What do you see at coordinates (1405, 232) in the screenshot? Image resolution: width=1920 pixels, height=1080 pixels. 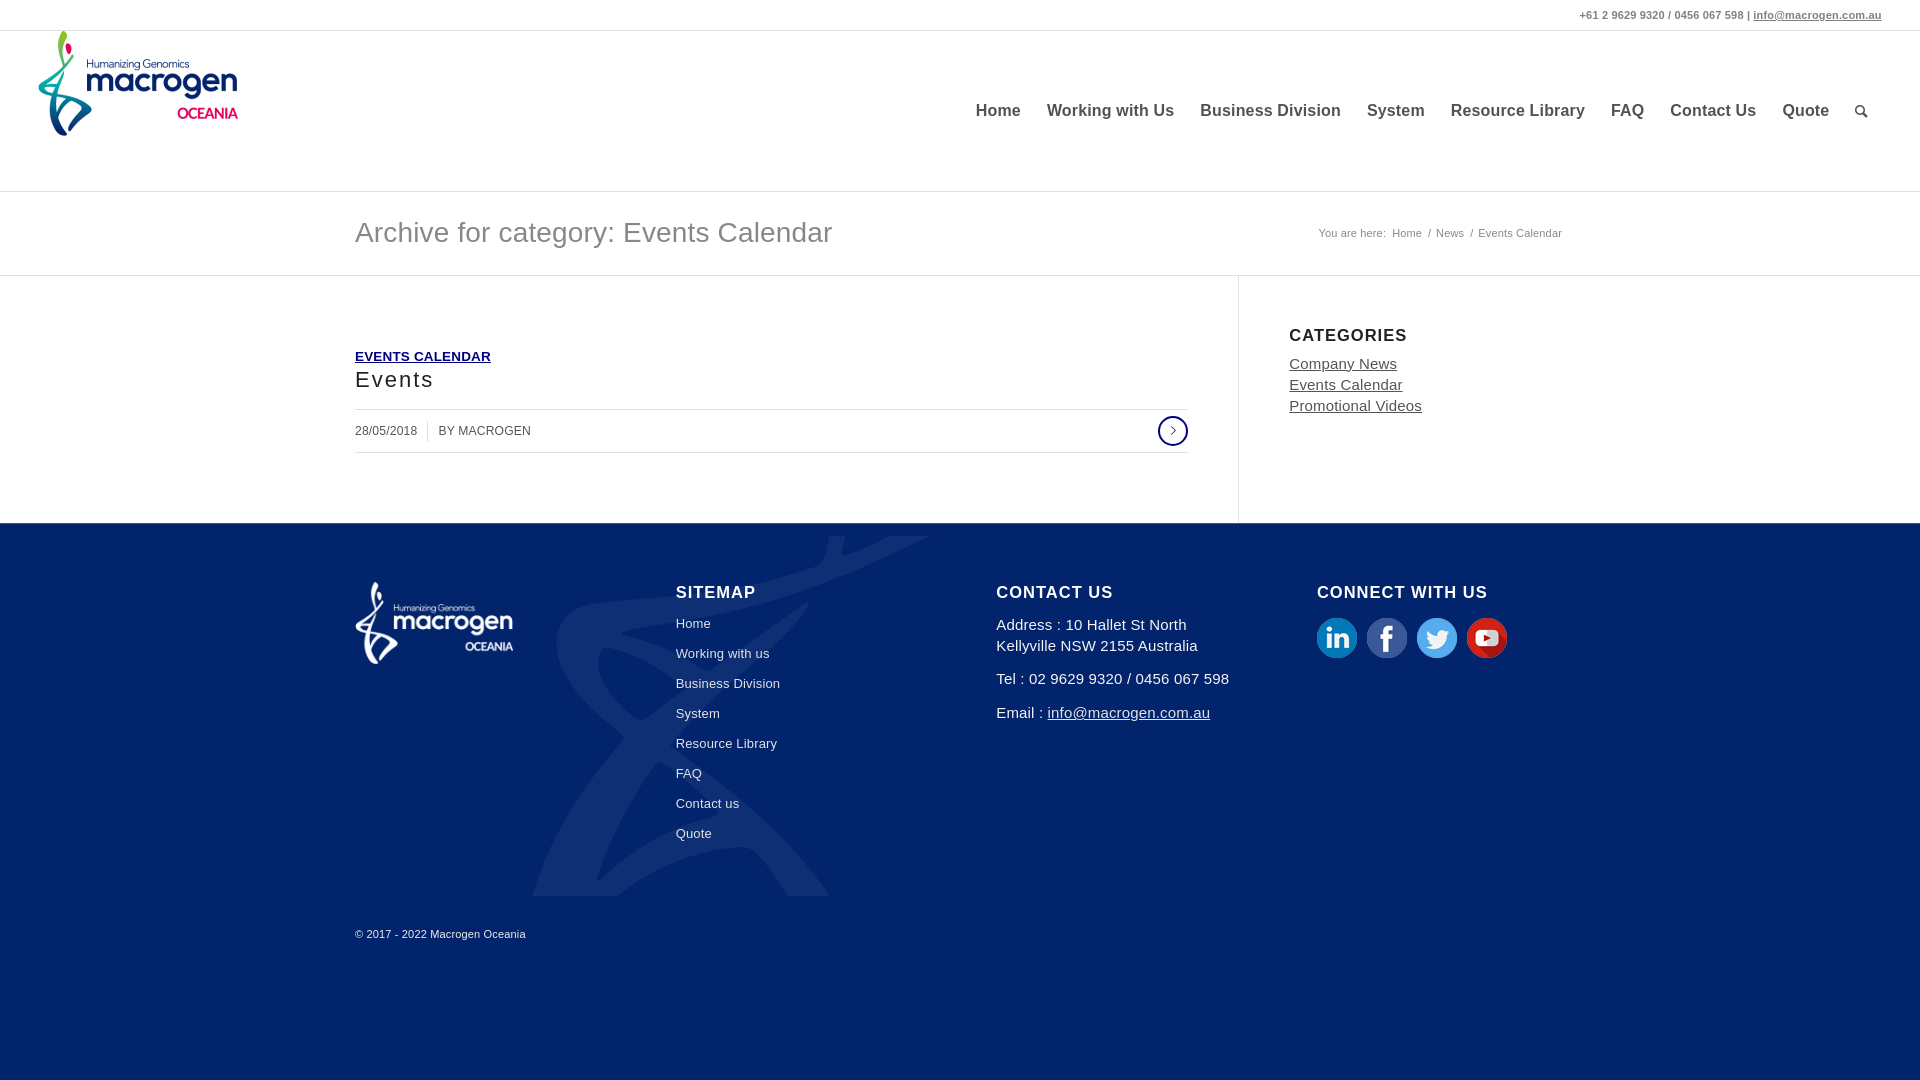 I see `'Home'` at bounding box center [1405, 232].